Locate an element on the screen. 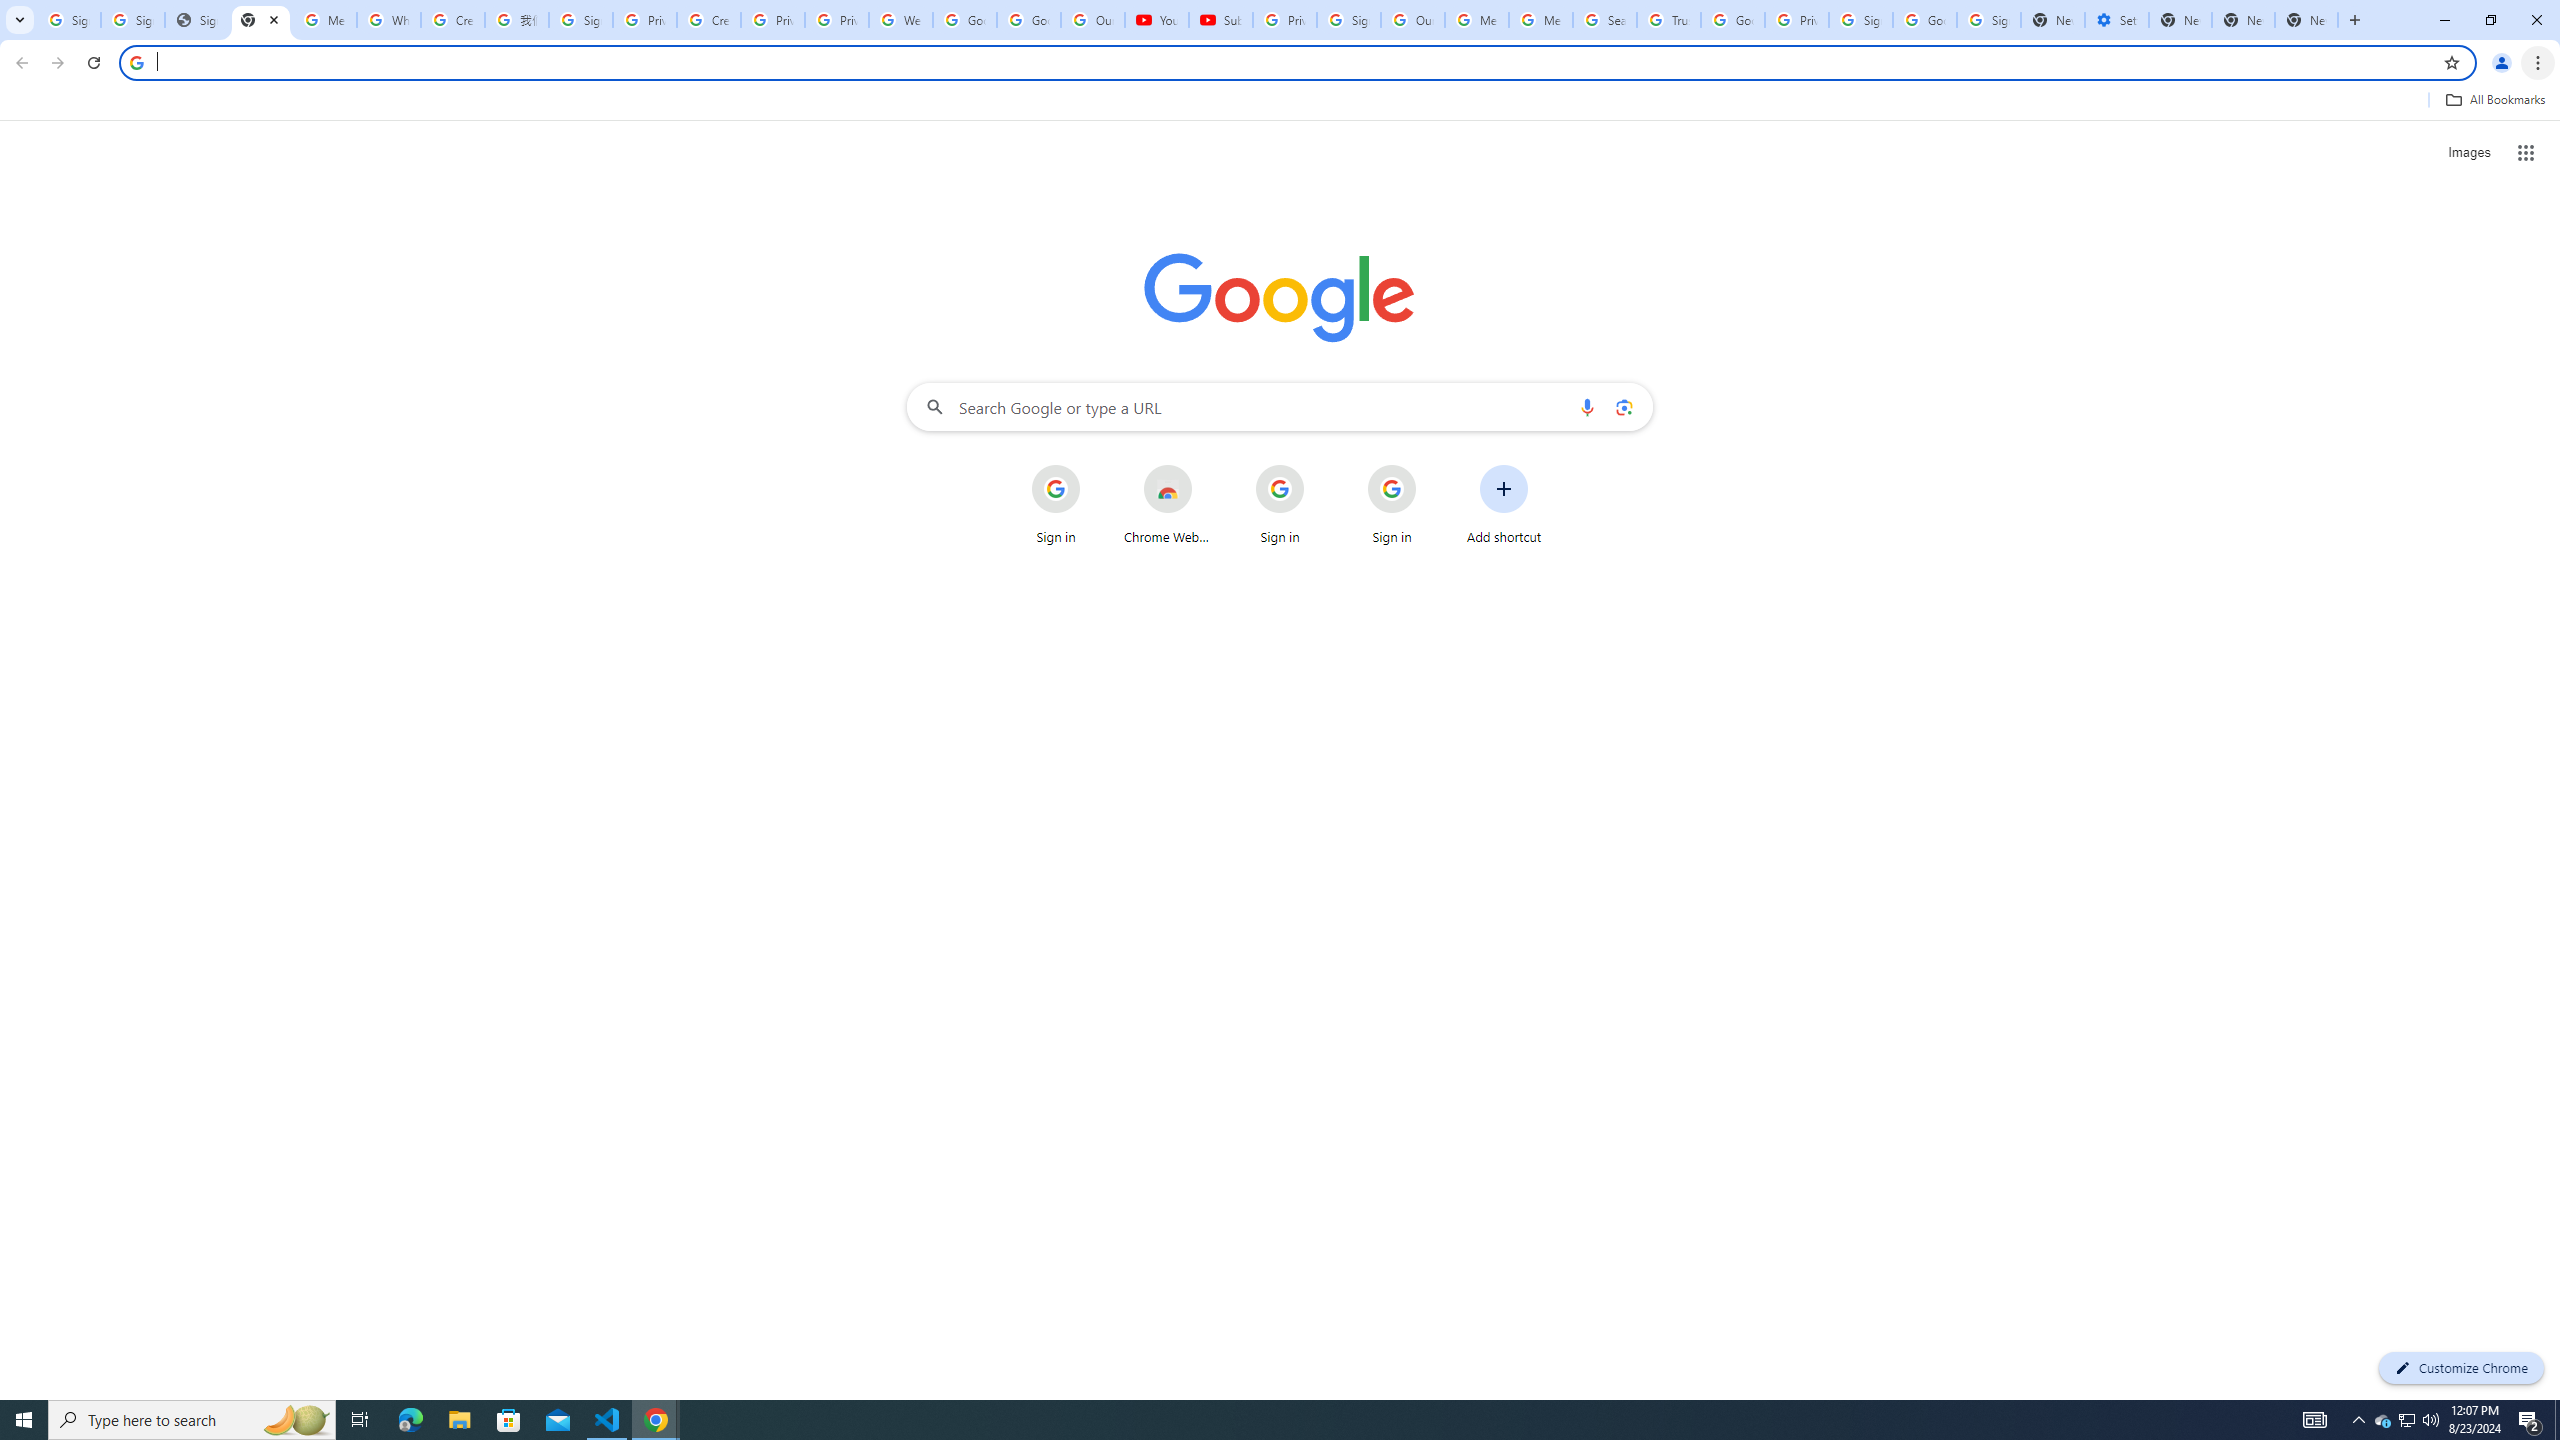 This screenshot has height=1440, width=2560. 'Chrome' is located at coordinates (2539, 62).